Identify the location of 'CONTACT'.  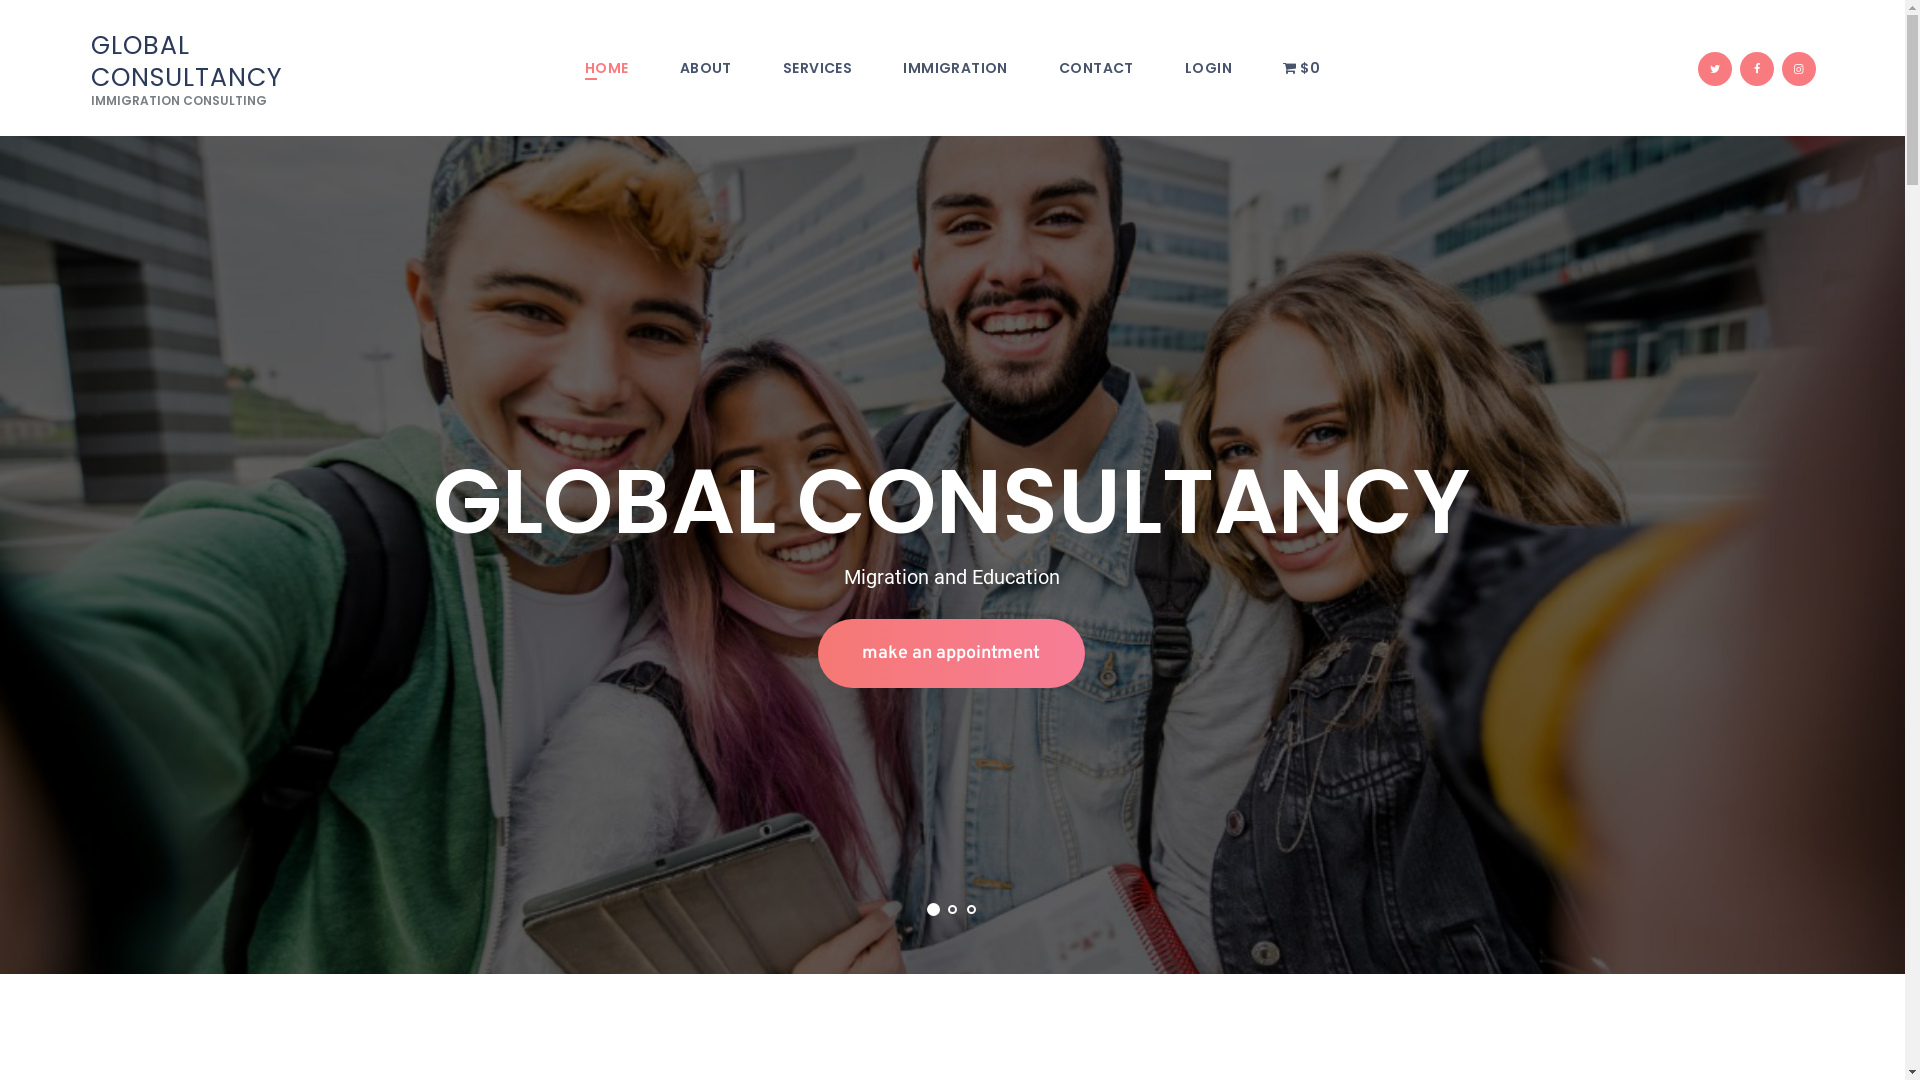
(1094, 68).